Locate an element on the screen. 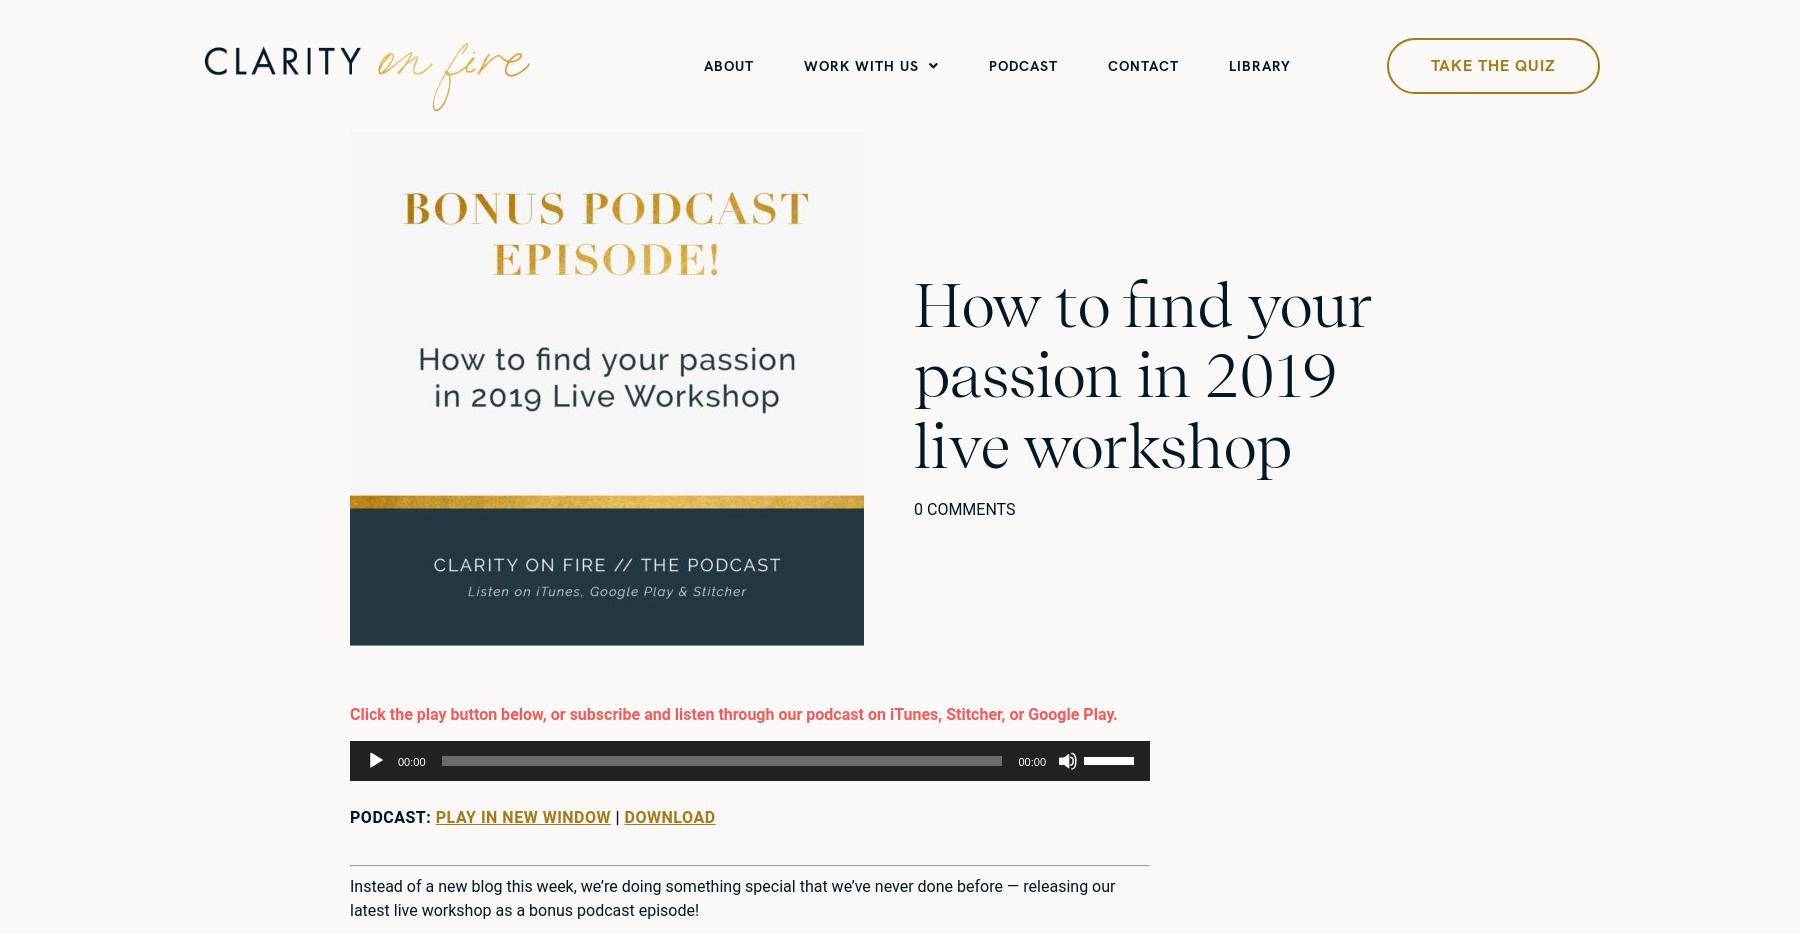 The image size is (1800, 934). 'Play in new window' is located at coordinates (522, 817).